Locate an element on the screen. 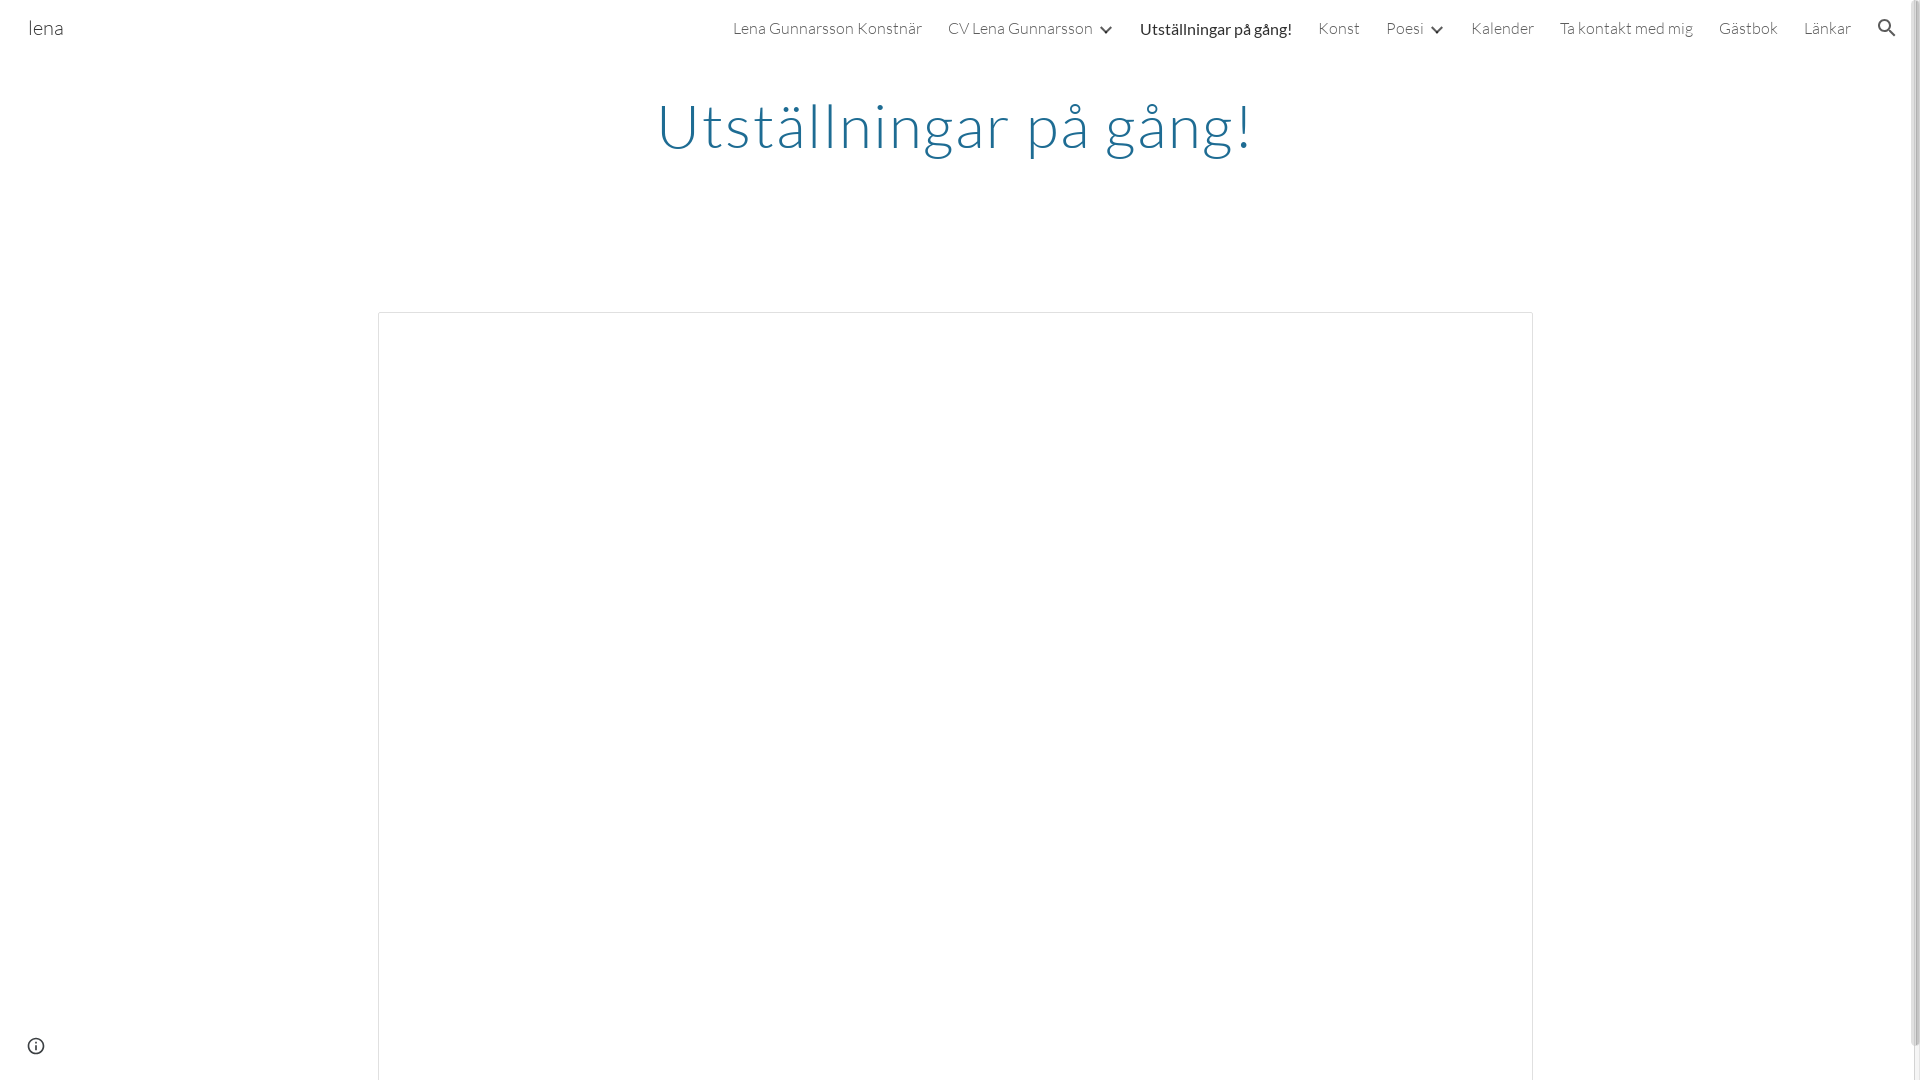  'Poesi' is located at coordinates (1404, 27).